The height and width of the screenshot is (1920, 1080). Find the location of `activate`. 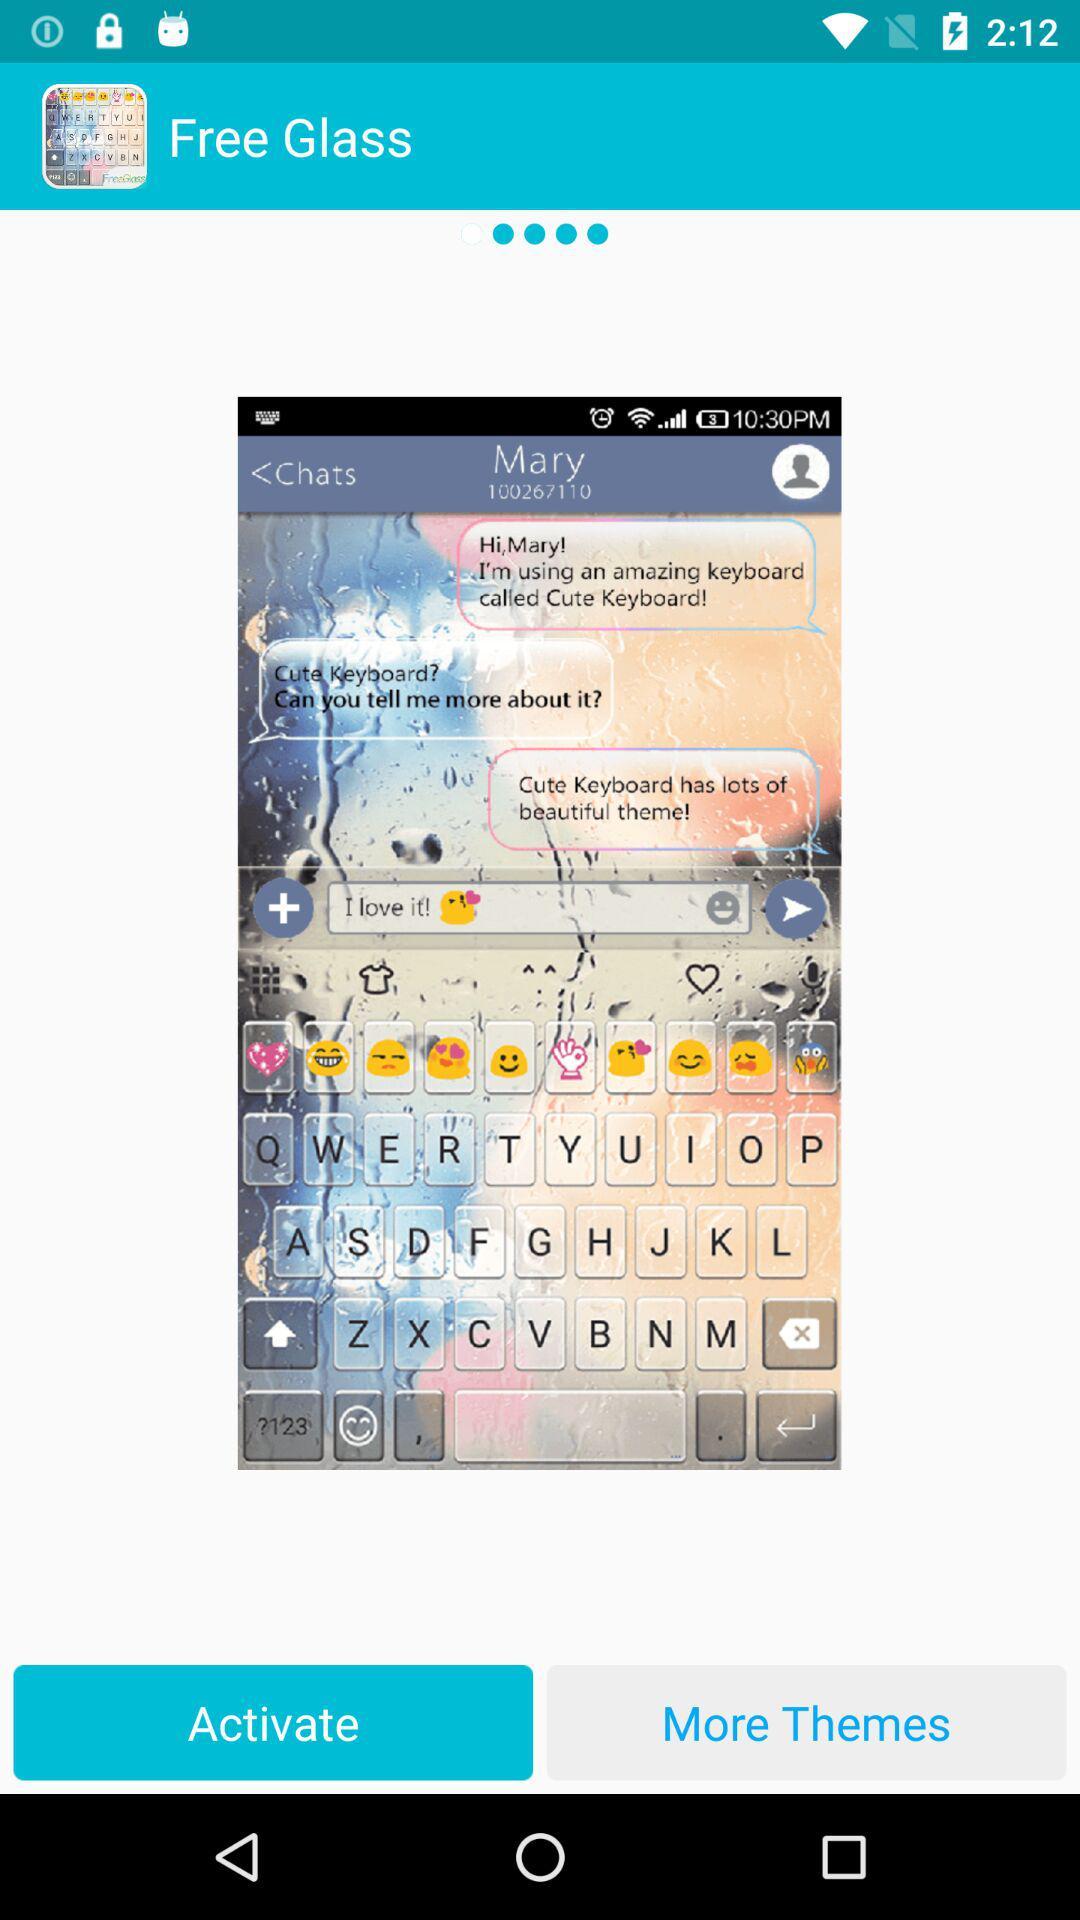

activate is located at coordinates (273, 1721).